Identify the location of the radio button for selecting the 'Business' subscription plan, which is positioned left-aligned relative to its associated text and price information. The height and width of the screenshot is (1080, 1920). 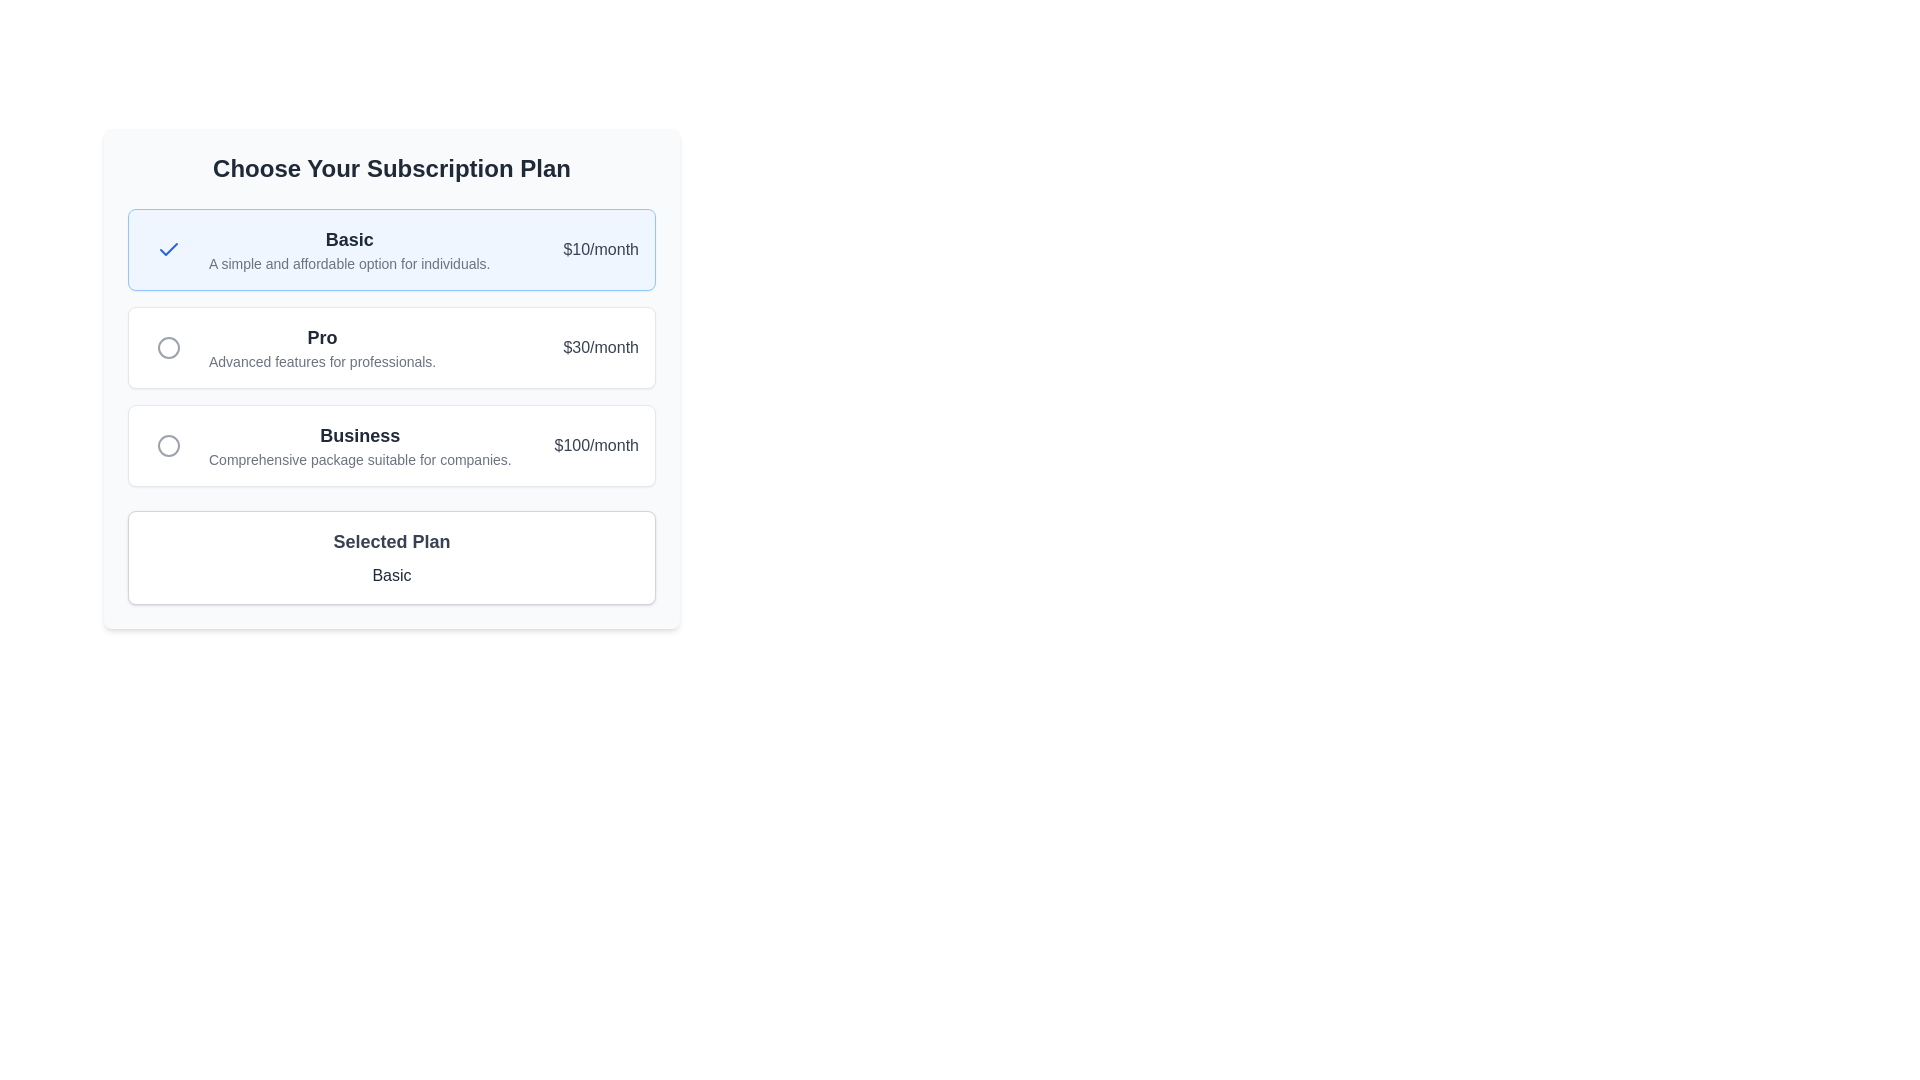
(168, 445).